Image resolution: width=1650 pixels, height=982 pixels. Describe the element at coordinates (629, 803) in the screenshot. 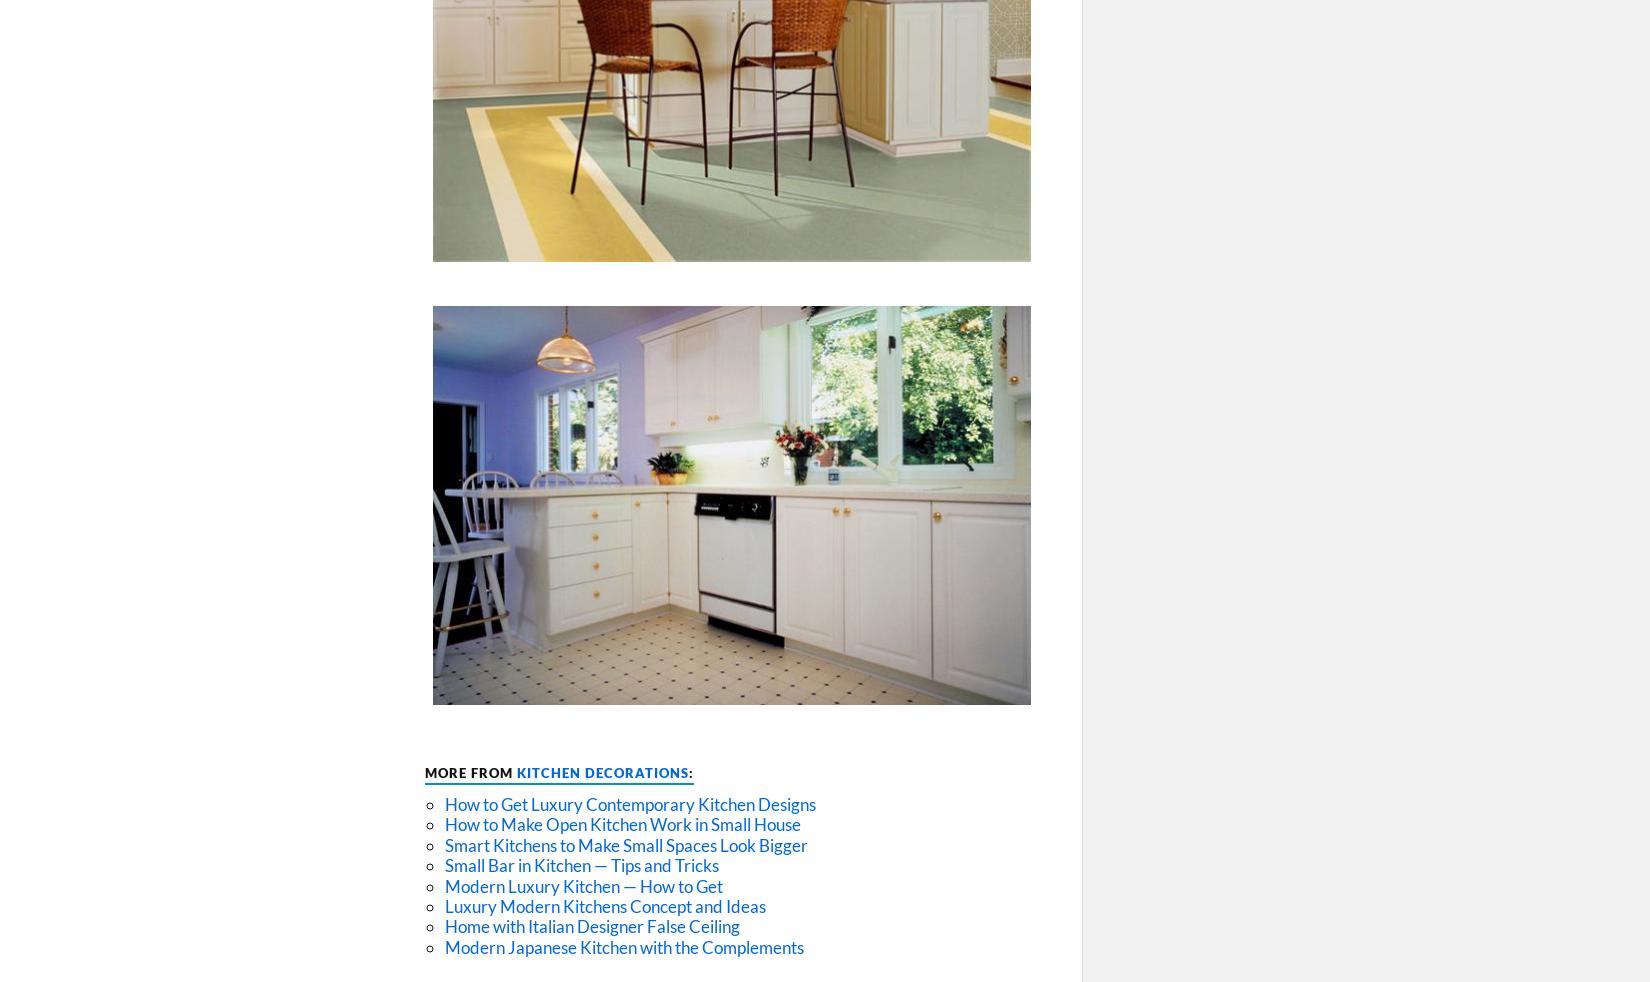

I see `'How to Get Luxury Contemporary Kitchen Designs'` at that location.